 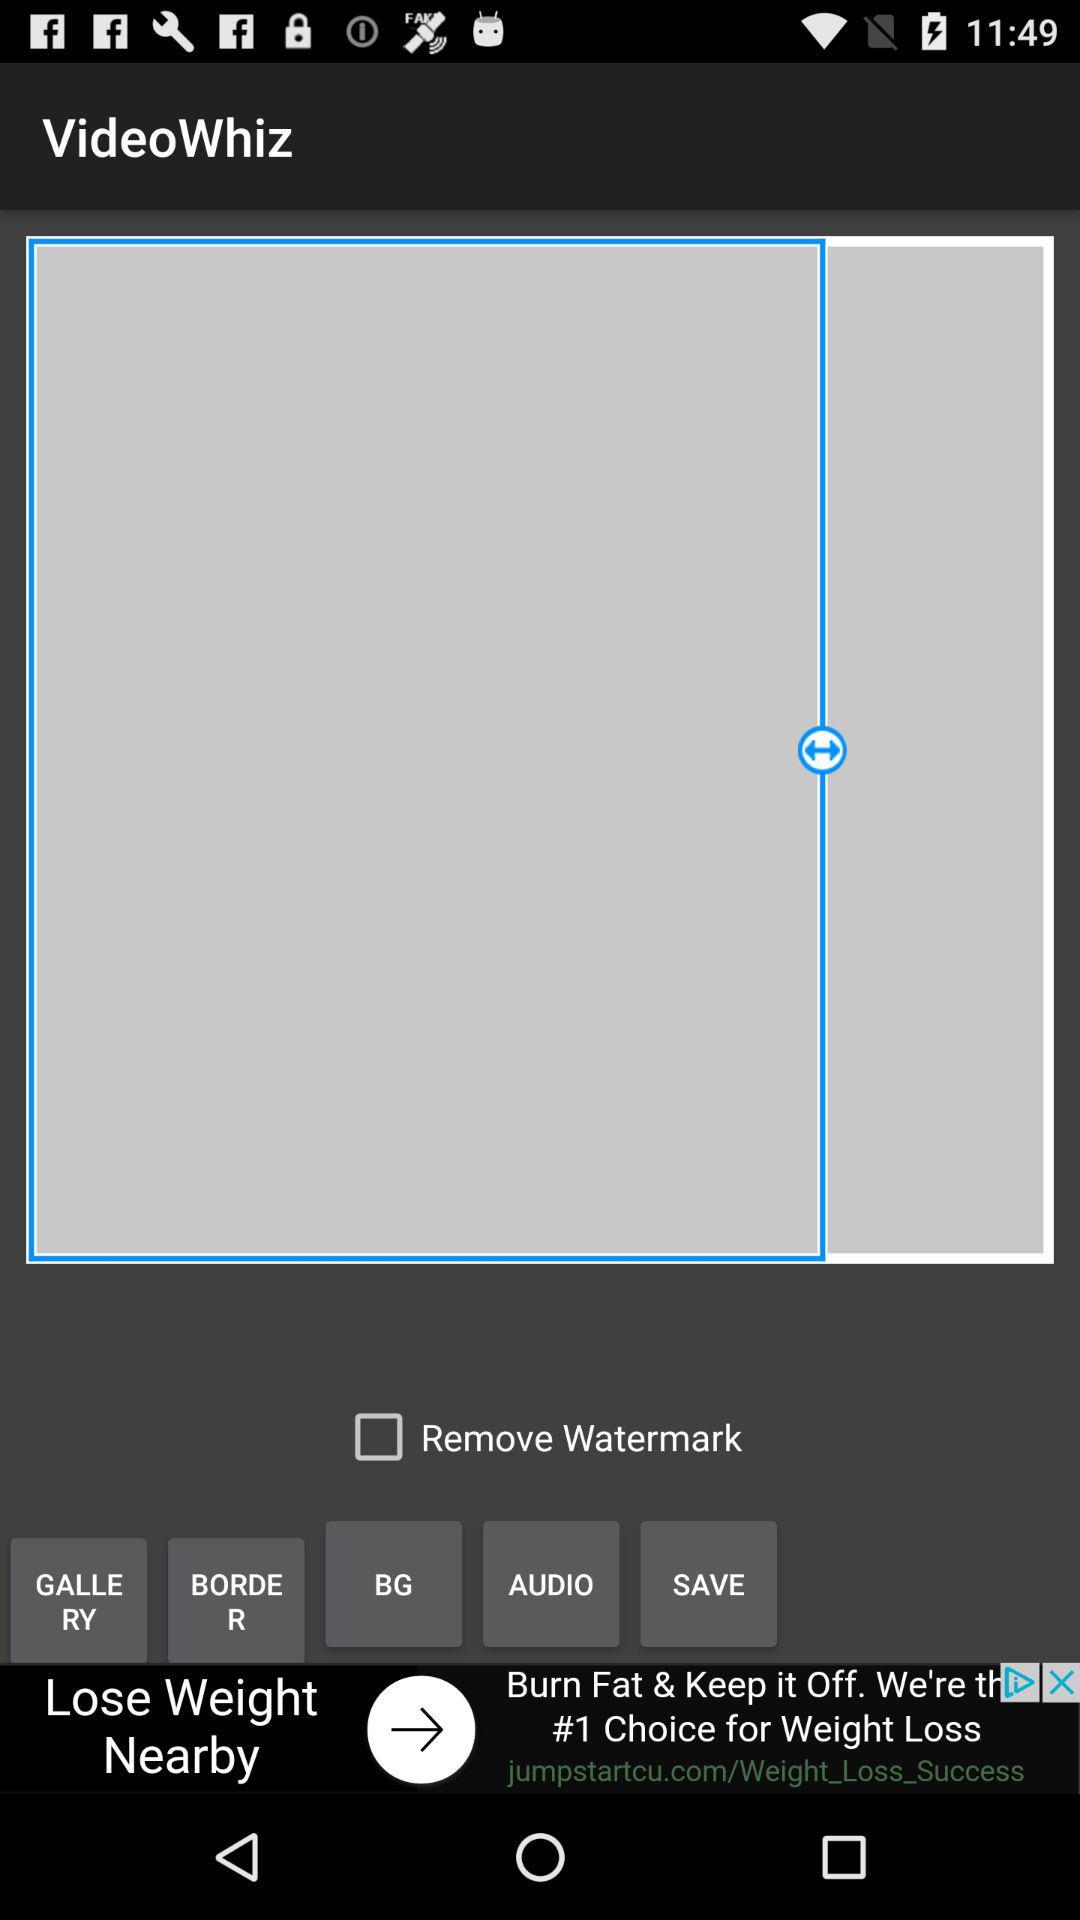 I want to click on click for advertisement, so click(x=540, y=1727).